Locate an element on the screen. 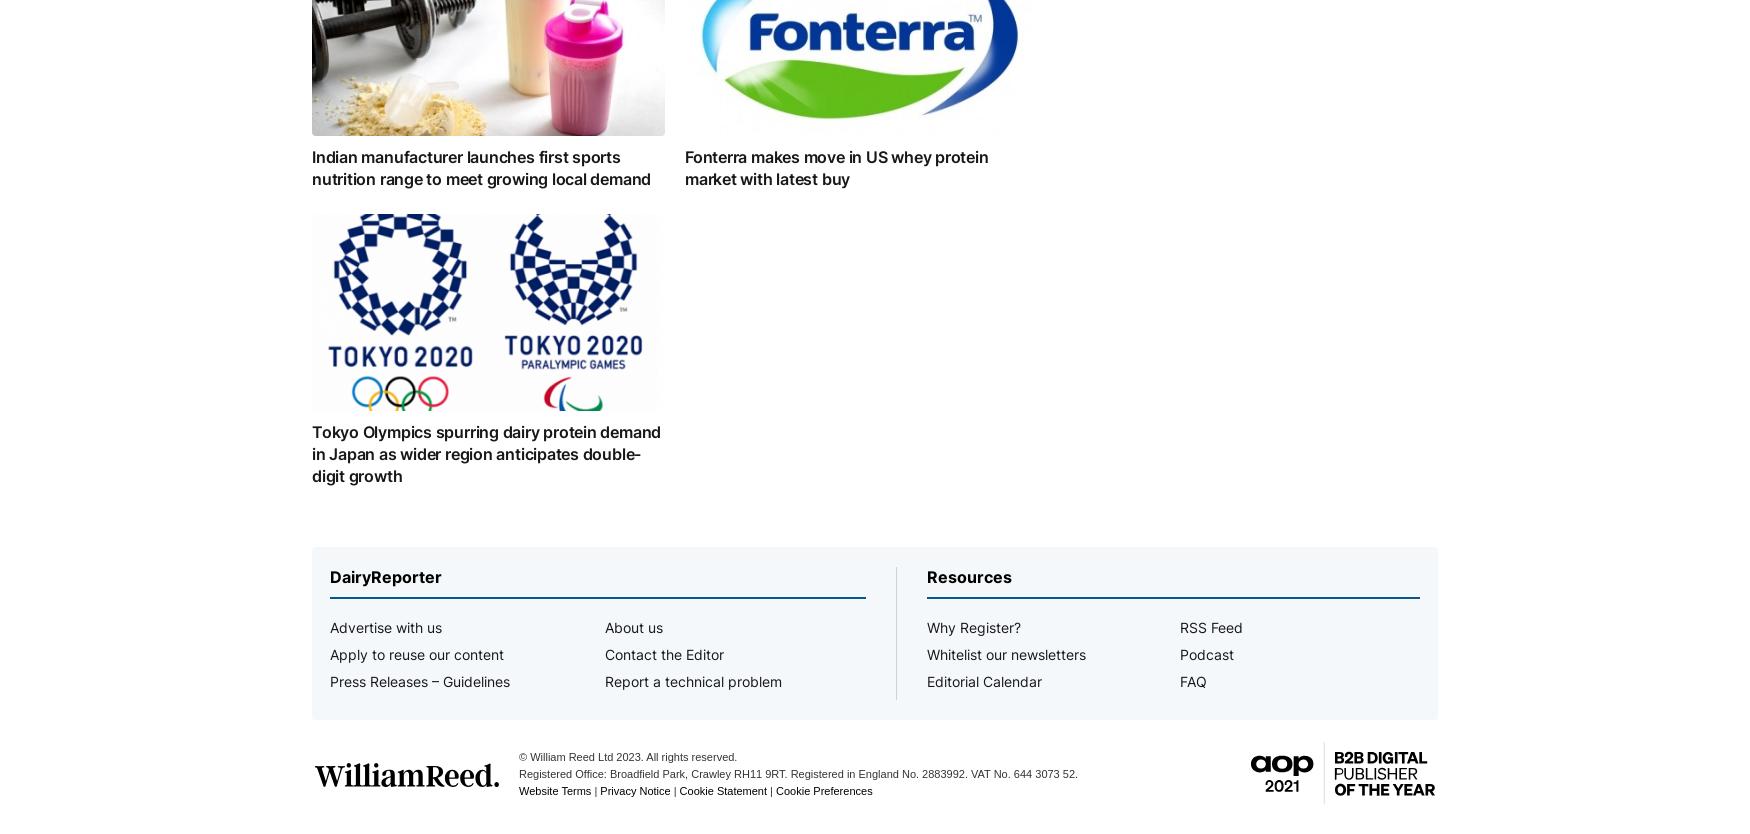  'Tokyo Olympics spurring dairy protein demand in Japan as wider region anticipates double-digit growth' is located at coordinates (311, 454).